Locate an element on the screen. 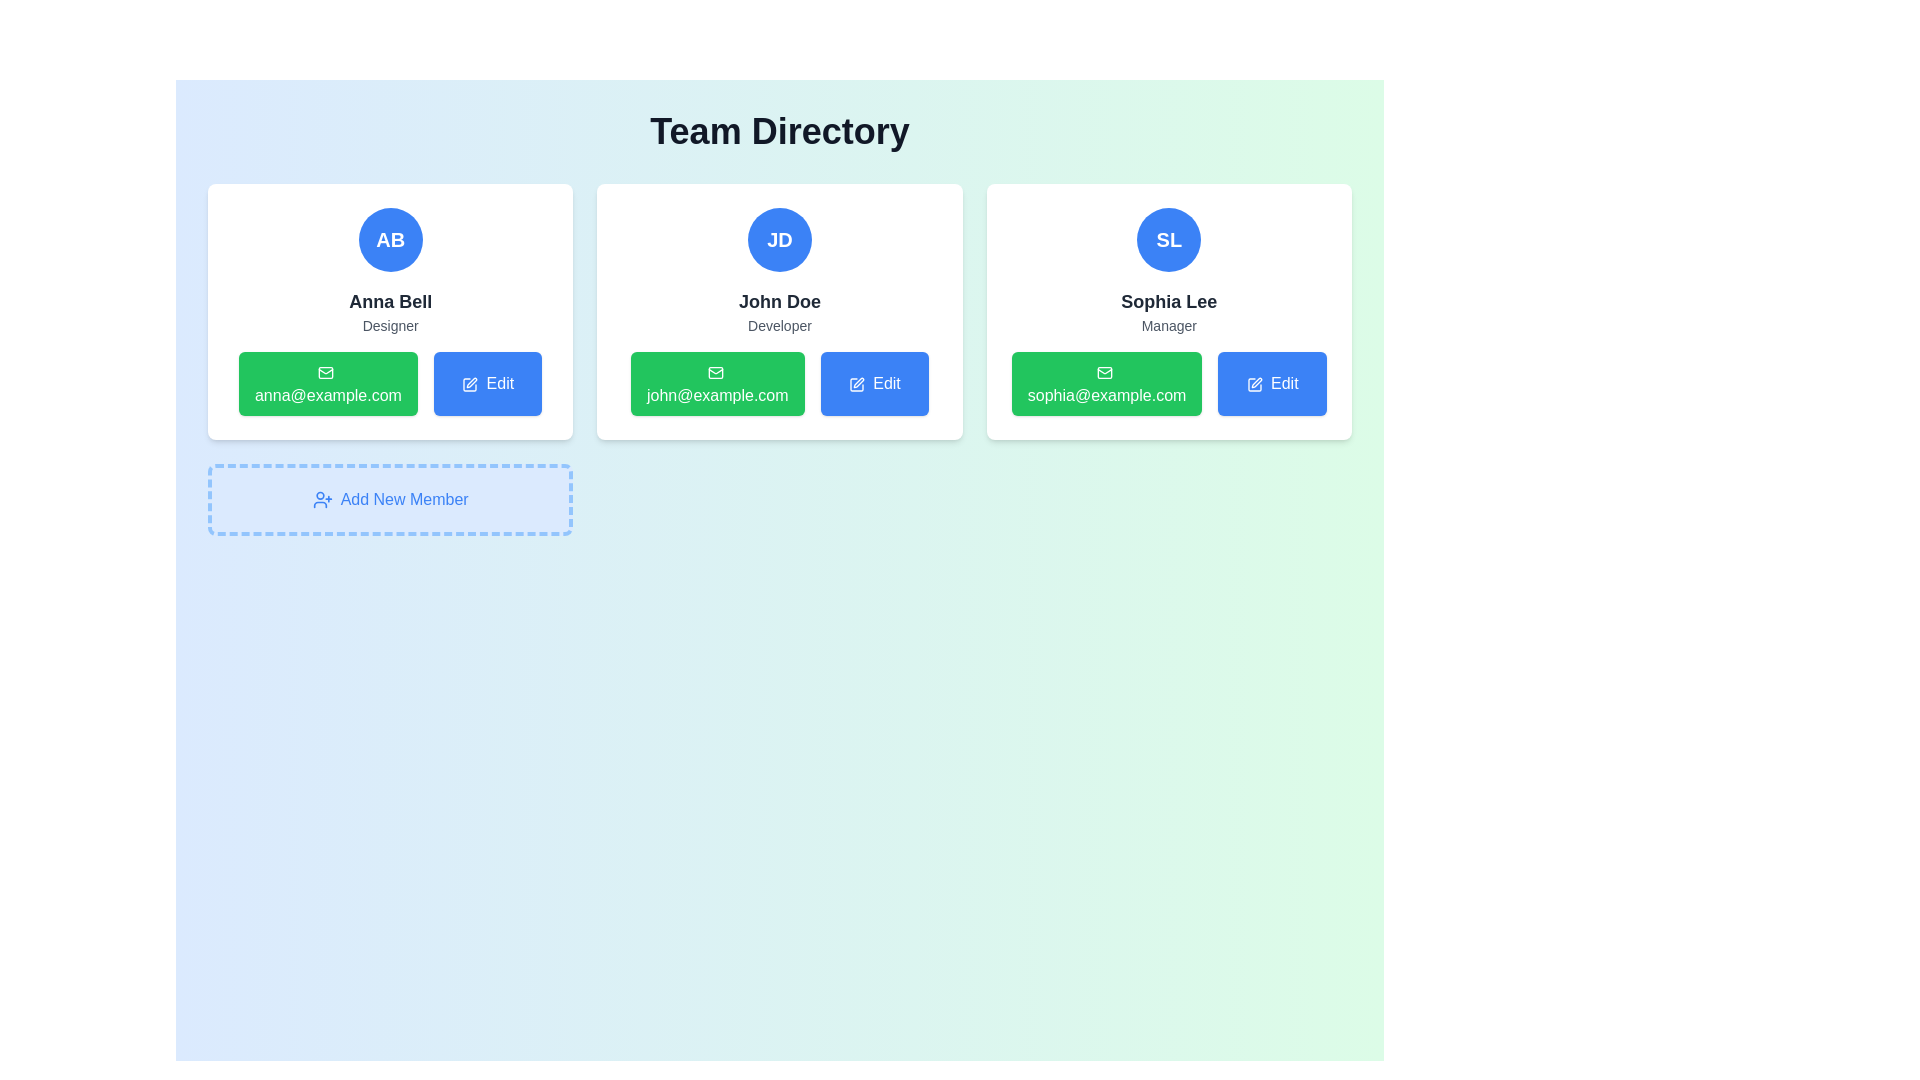  the pen icon located on the right-hand side of the 'Edit' button for 'Sophia Lee' is located at coordinates (1253, 384).